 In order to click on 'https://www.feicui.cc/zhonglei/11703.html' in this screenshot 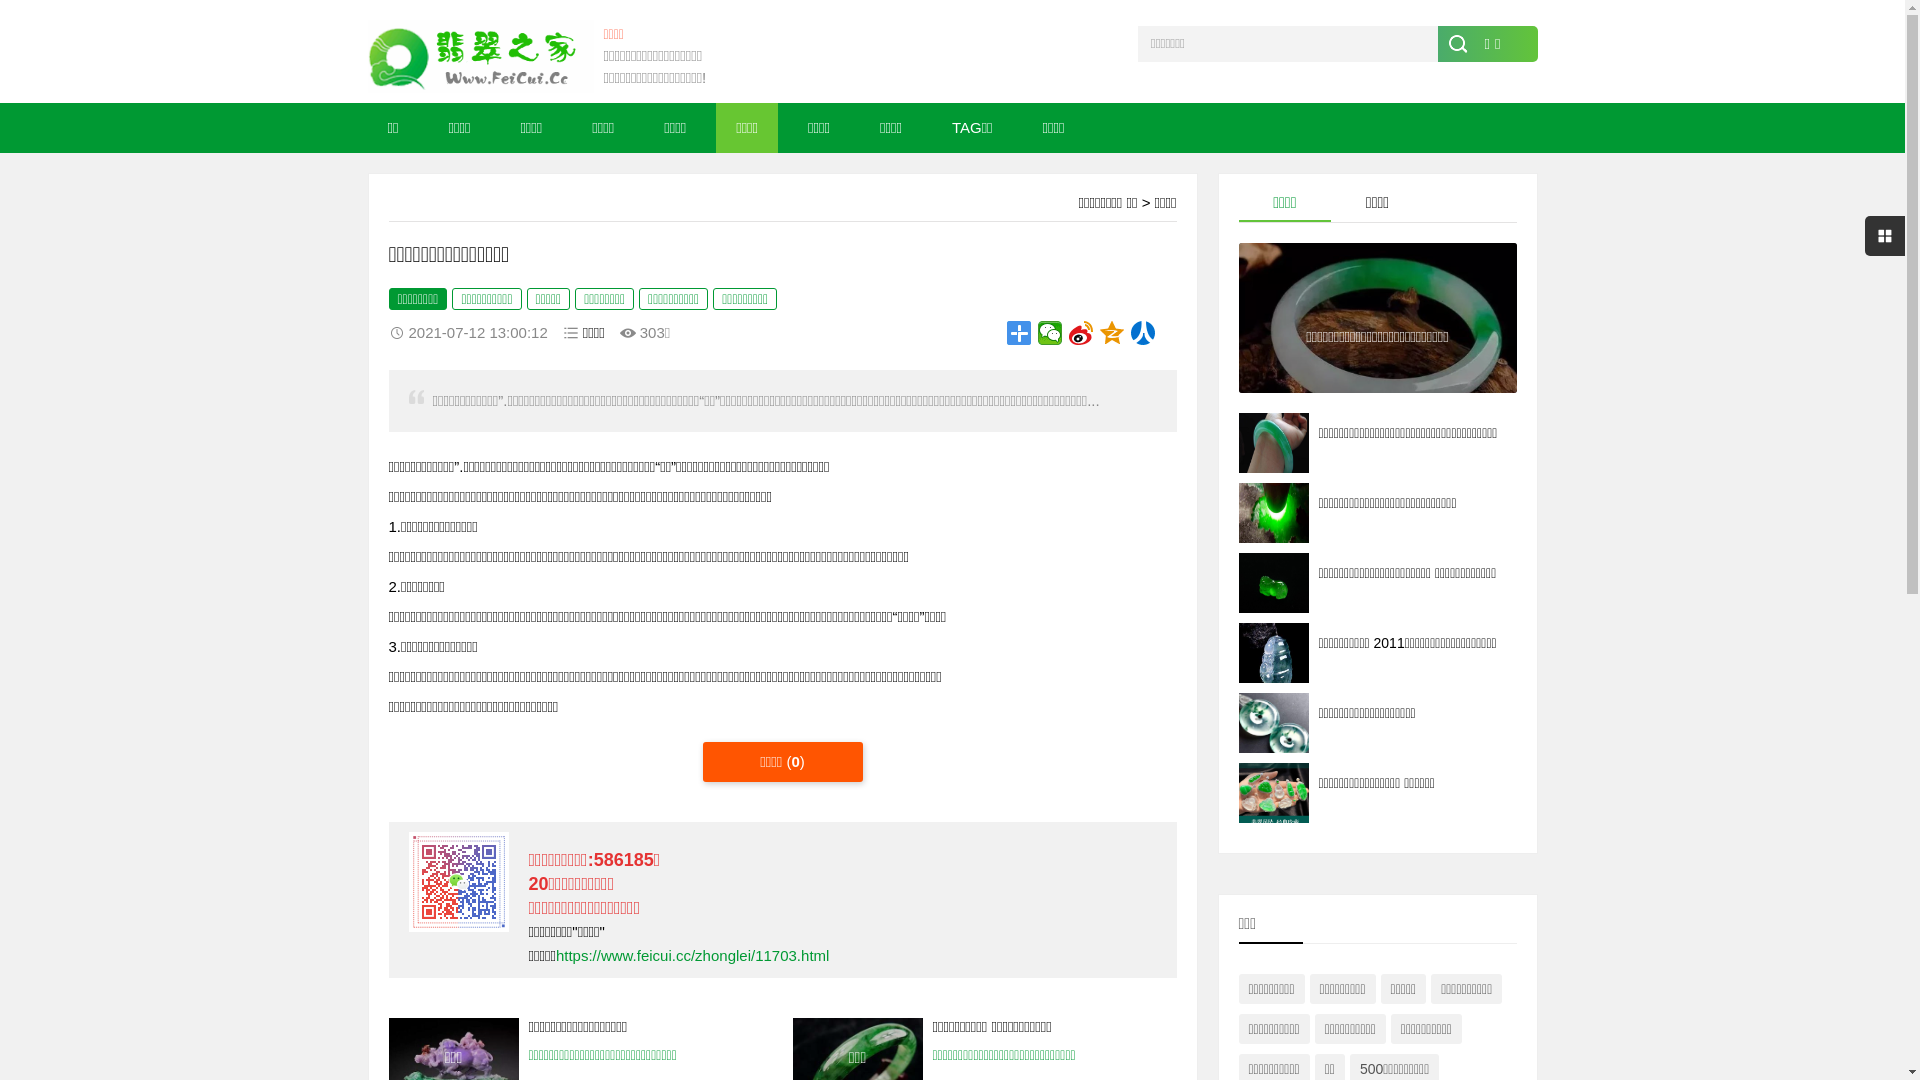, I will do `click(692, 954)`.